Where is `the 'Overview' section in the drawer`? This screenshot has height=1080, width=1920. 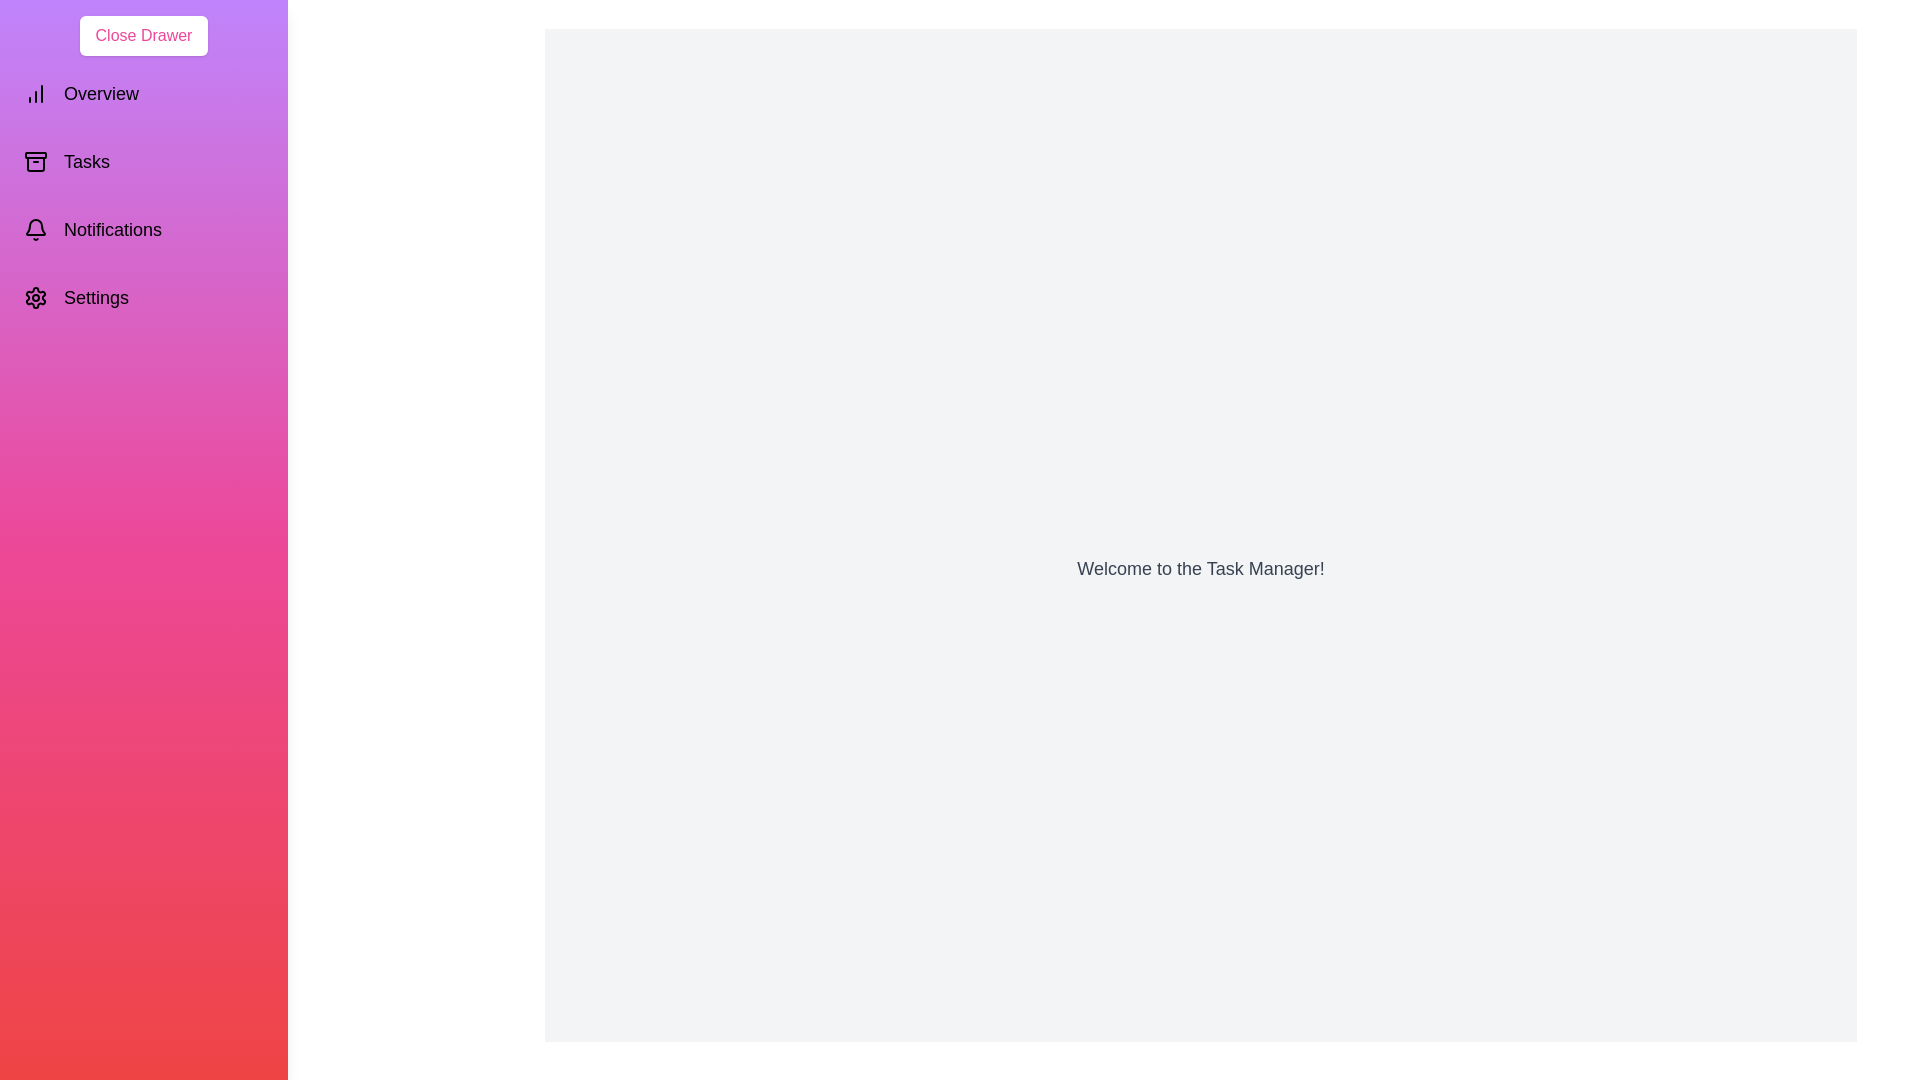 the 'Overview' section in the drawer is located at coordinates (143, 93).